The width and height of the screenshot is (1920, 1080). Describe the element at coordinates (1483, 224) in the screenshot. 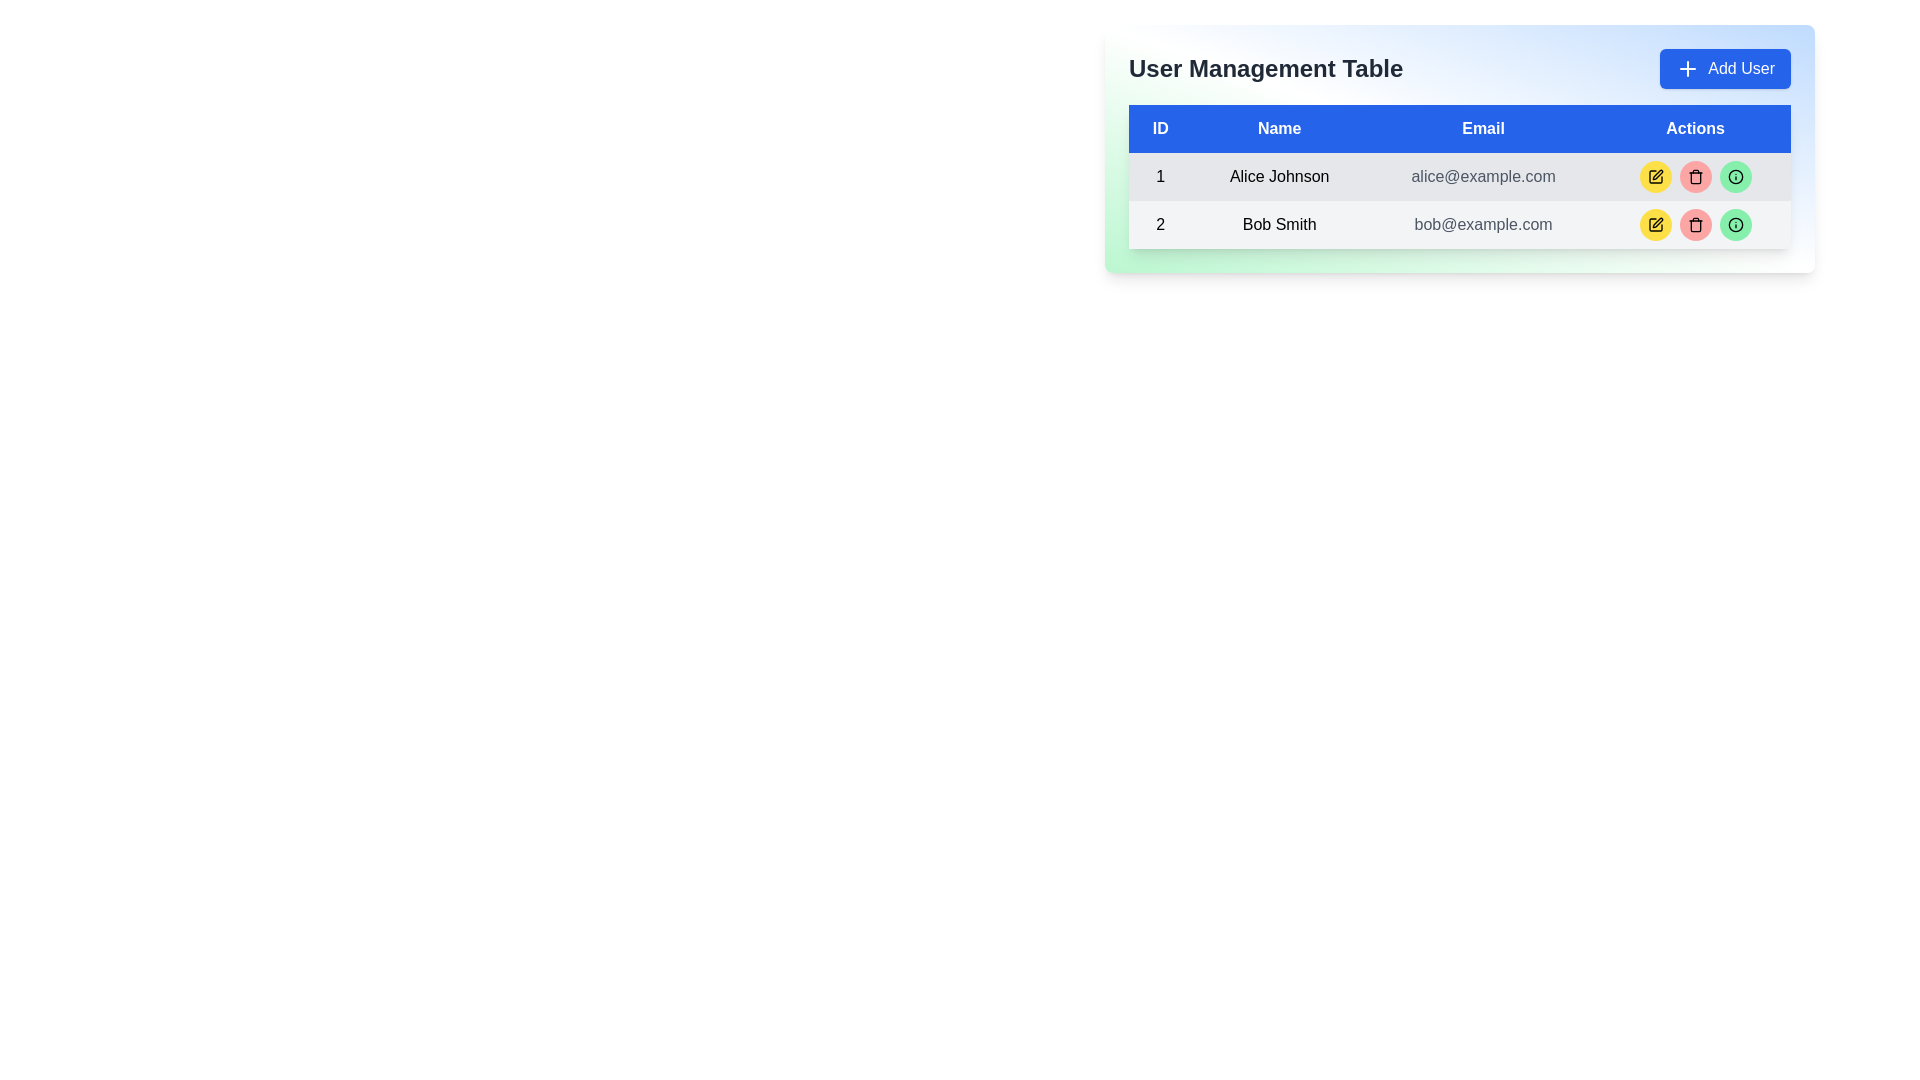

I see `the email address 'bob@example.com' located` at that location.